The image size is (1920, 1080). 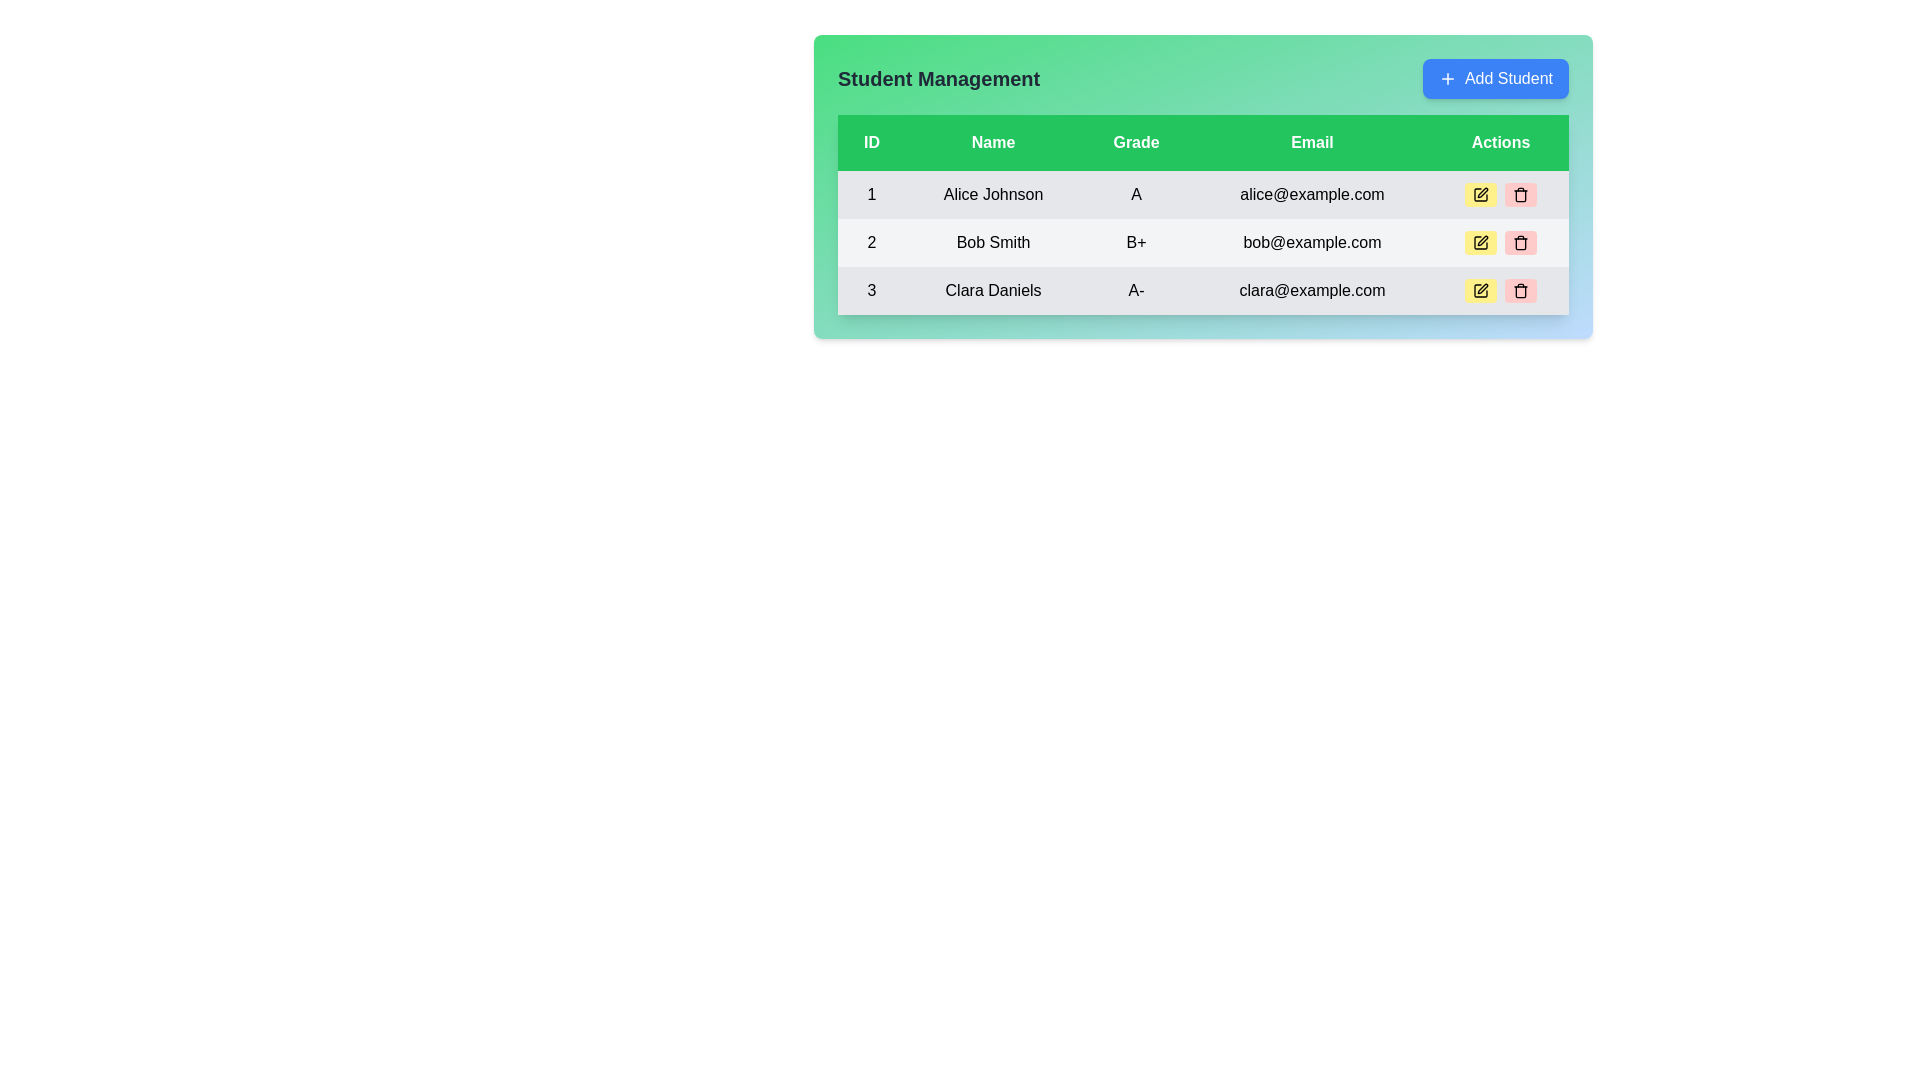 What do you see at coordinates (1447, 77) in the screenshot?
I see `the plus icon within the 'Add Student' button, located in the top-right corner of the student management interface` at bounding box center [1447, 77].